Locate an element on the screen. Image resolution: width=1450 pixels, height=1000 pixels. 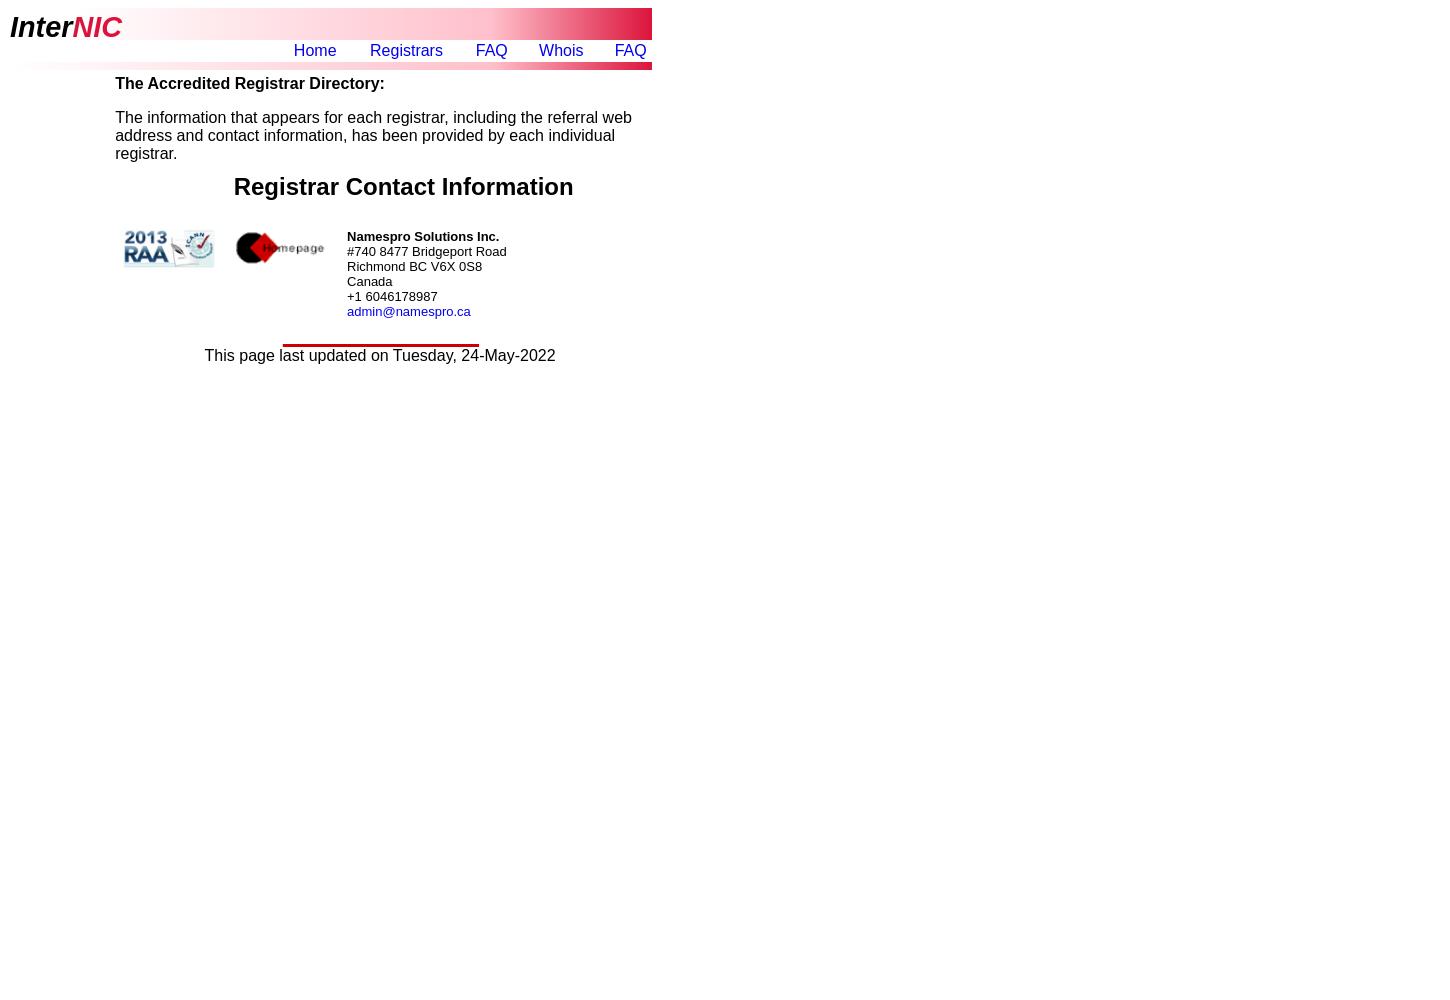
'Canada' is located at coordinates (346, 281).